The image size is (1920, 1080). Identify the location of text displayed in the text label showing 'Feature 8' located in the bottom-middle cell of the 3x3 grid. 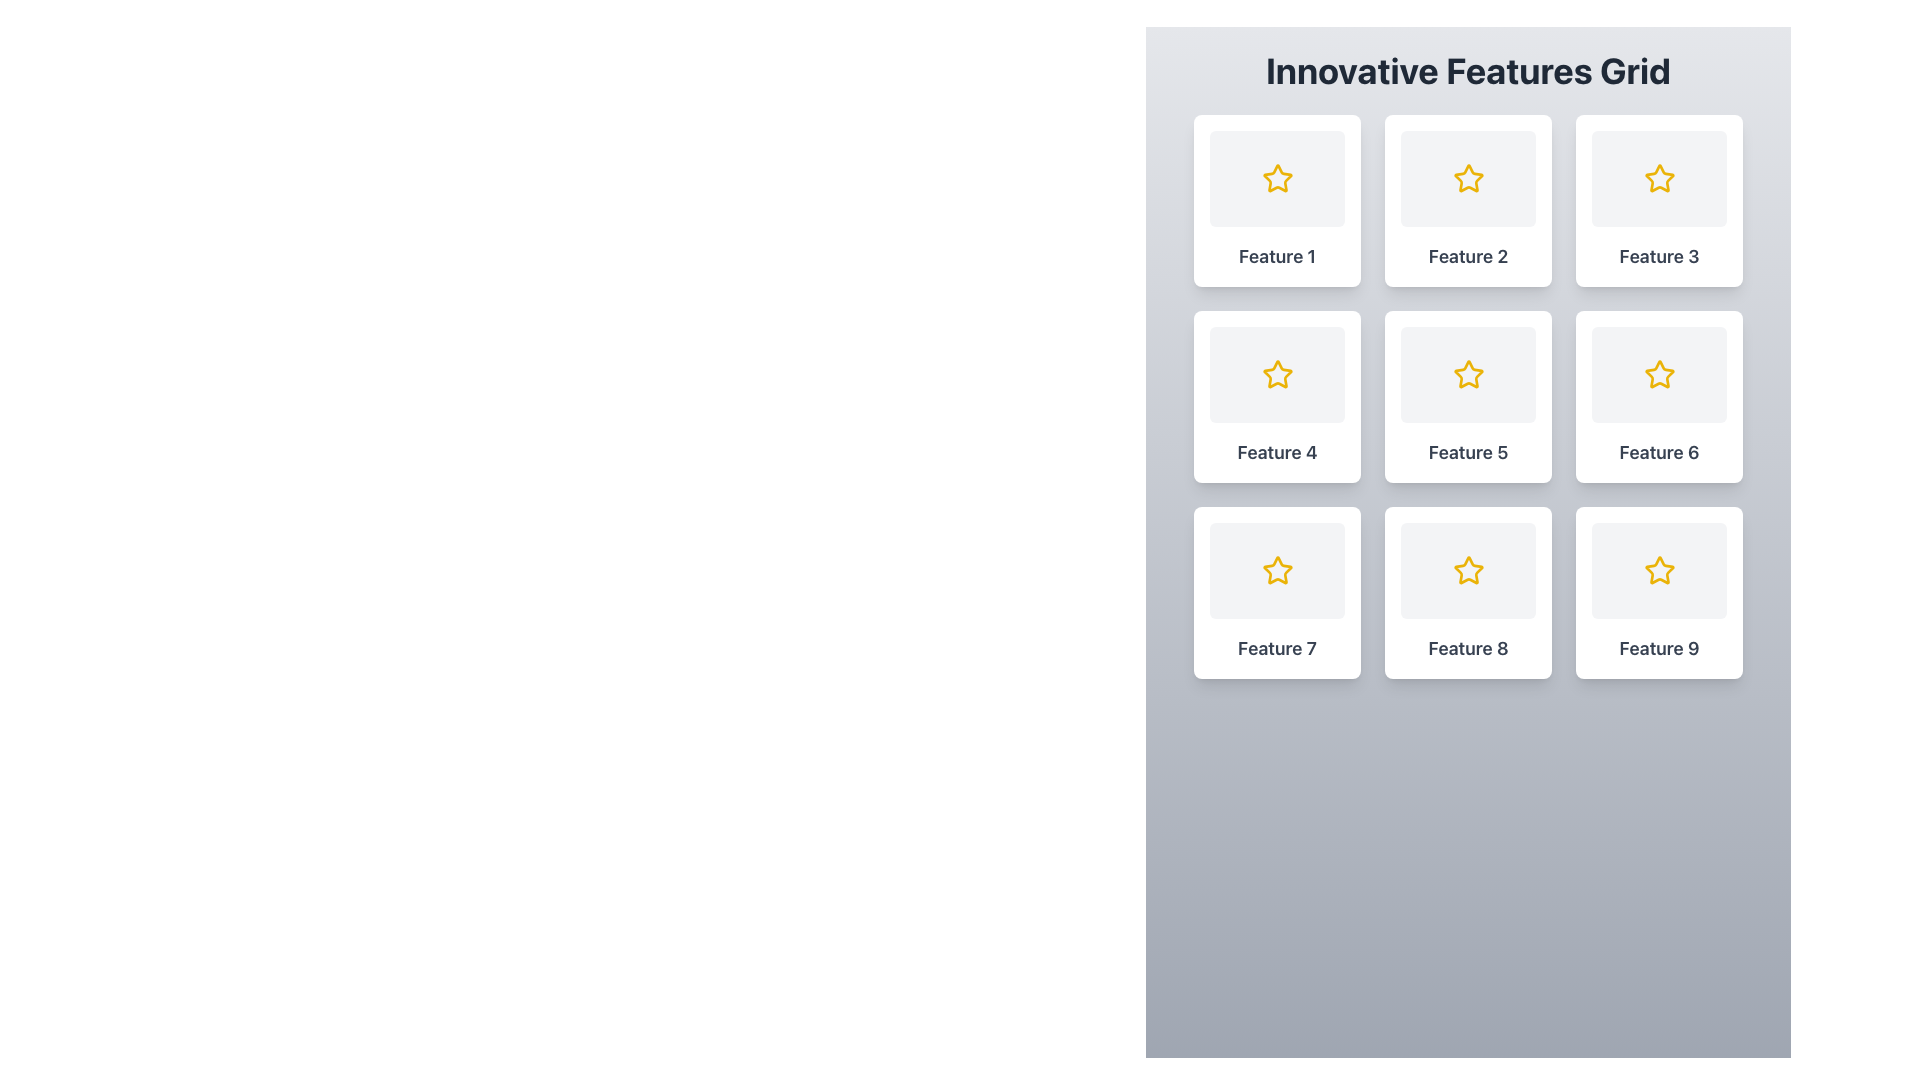
(1468, 648).